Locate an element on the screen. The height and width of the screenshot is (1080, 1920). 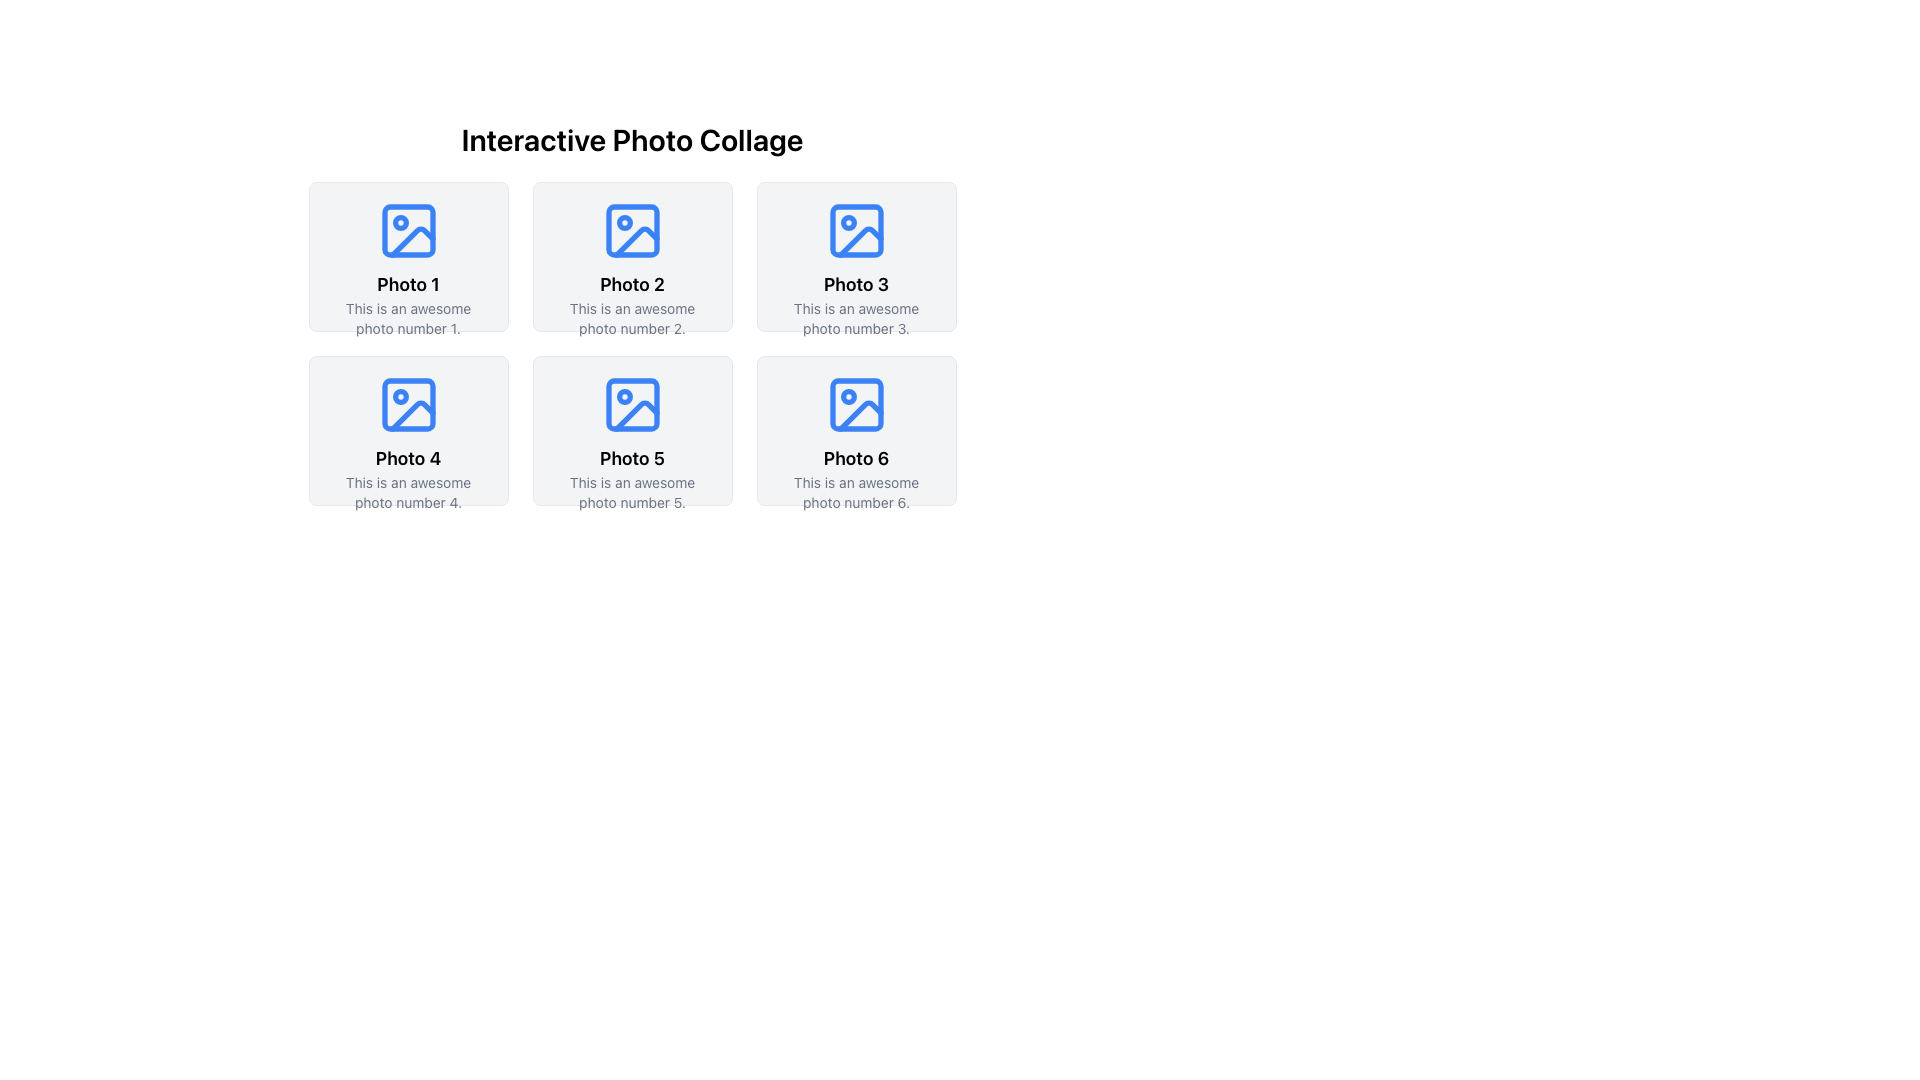
the circular part of the magnifying glass icon within the card labeled 'Photo 6', located in the second row, third column of the photo grid is located at coordinates (855, 429).